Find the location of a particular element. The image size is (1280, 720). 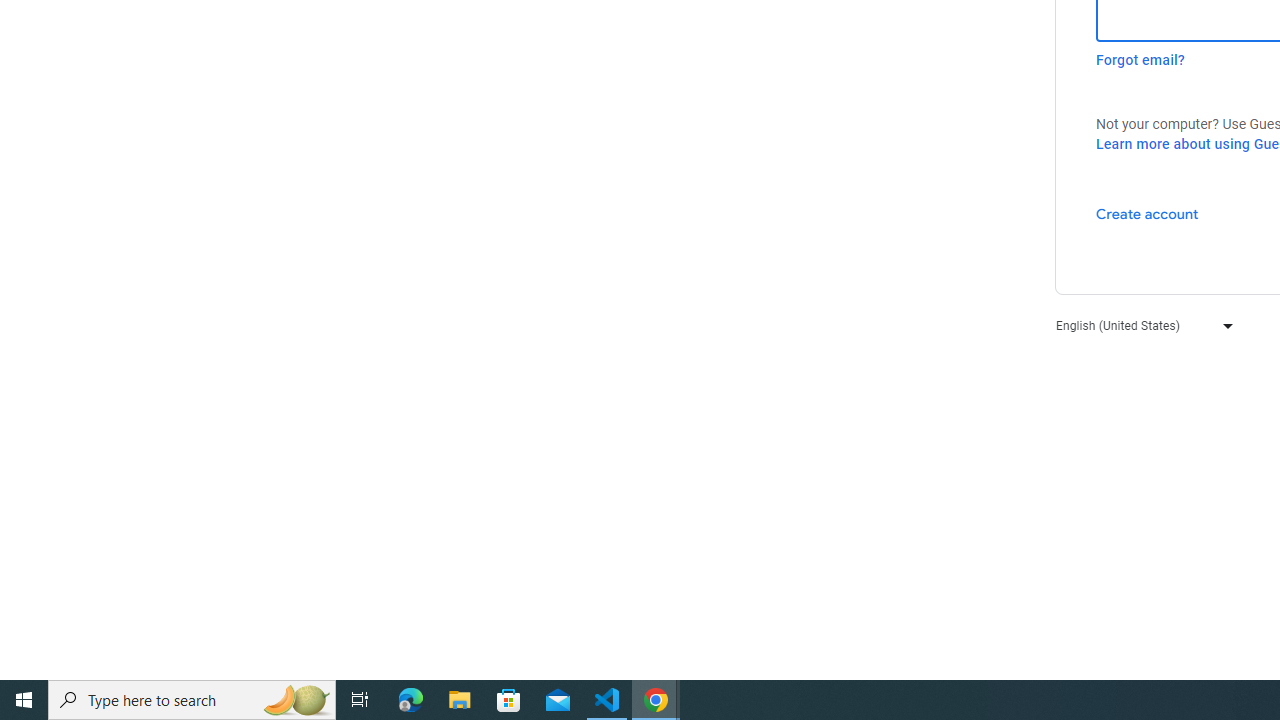

'English (United States)' is located at coordinates (1139, 324).